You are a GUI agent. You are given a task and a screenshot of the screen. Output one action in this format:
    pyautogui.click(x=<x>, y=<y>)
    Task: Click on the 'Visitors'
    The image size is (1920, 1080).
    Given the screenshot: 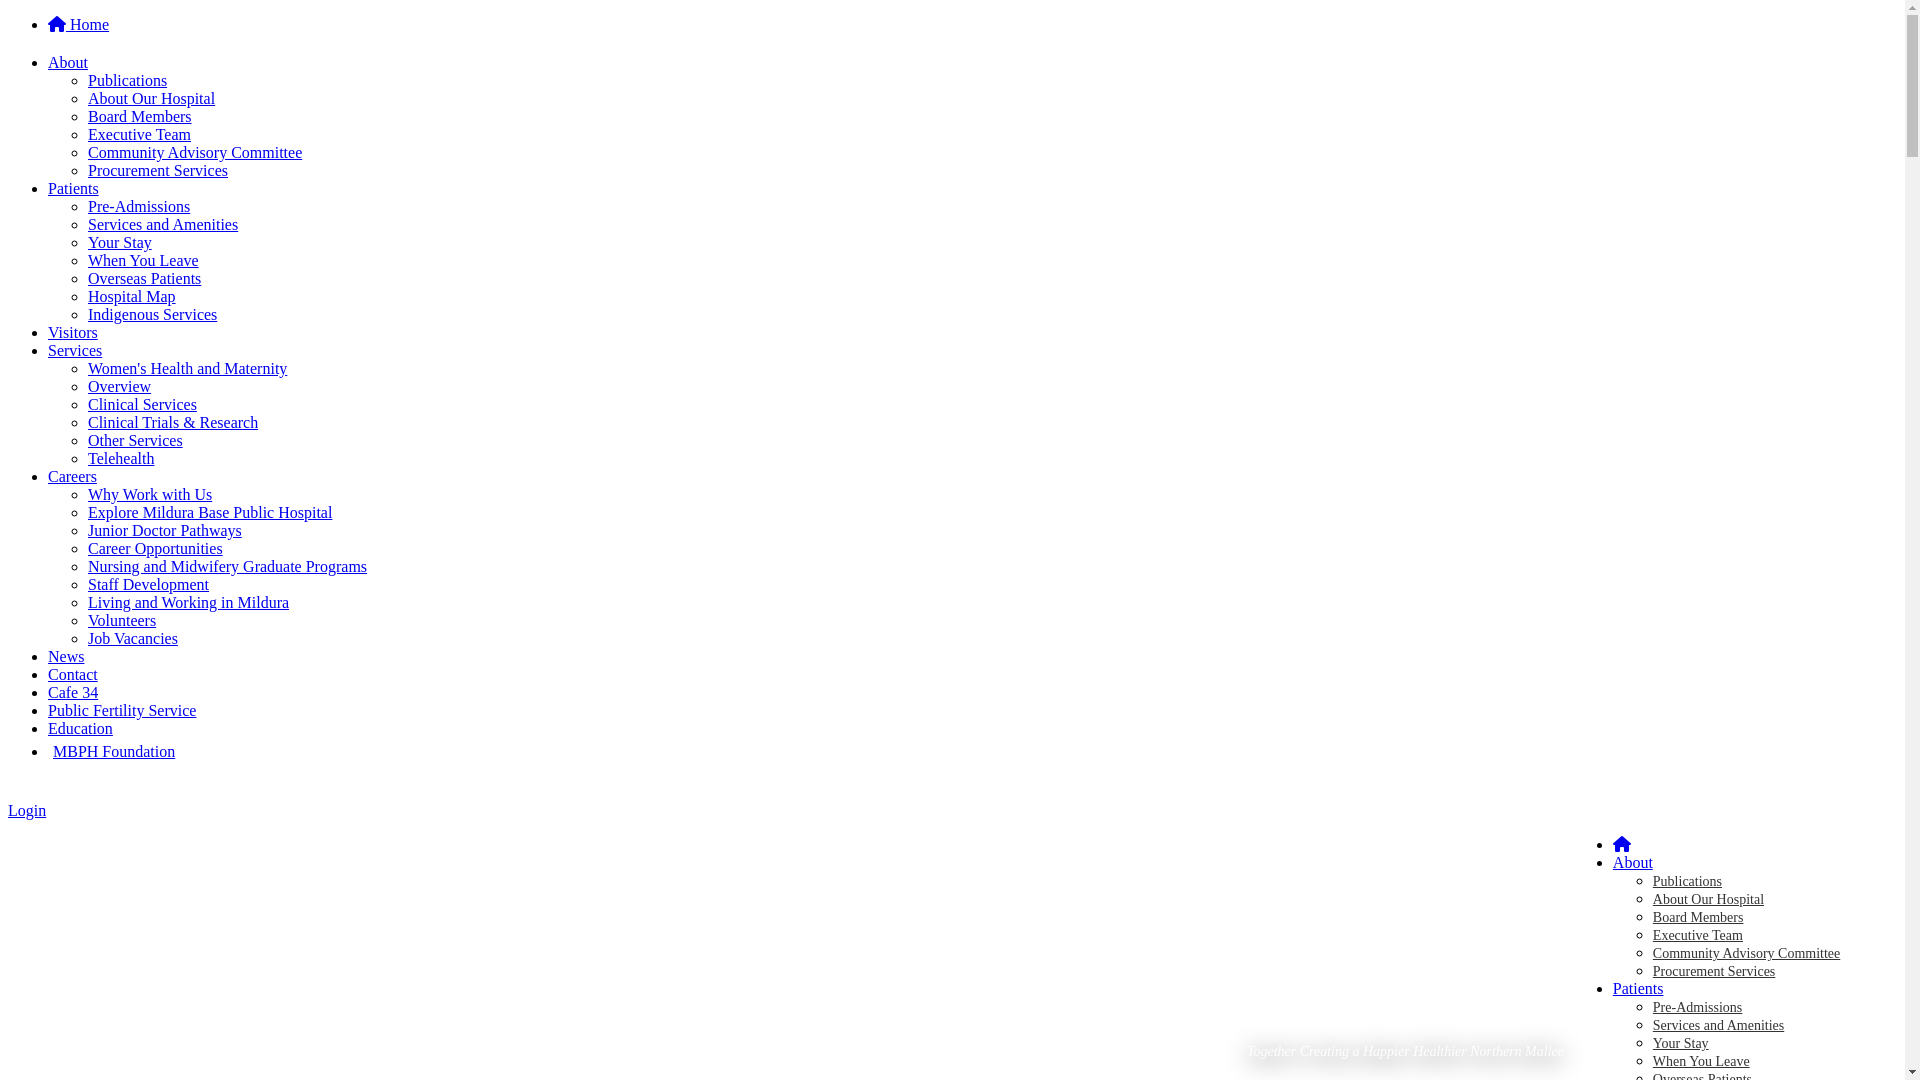 What is the action you would take?
    pyautogui.click(x=72, y=331)
    